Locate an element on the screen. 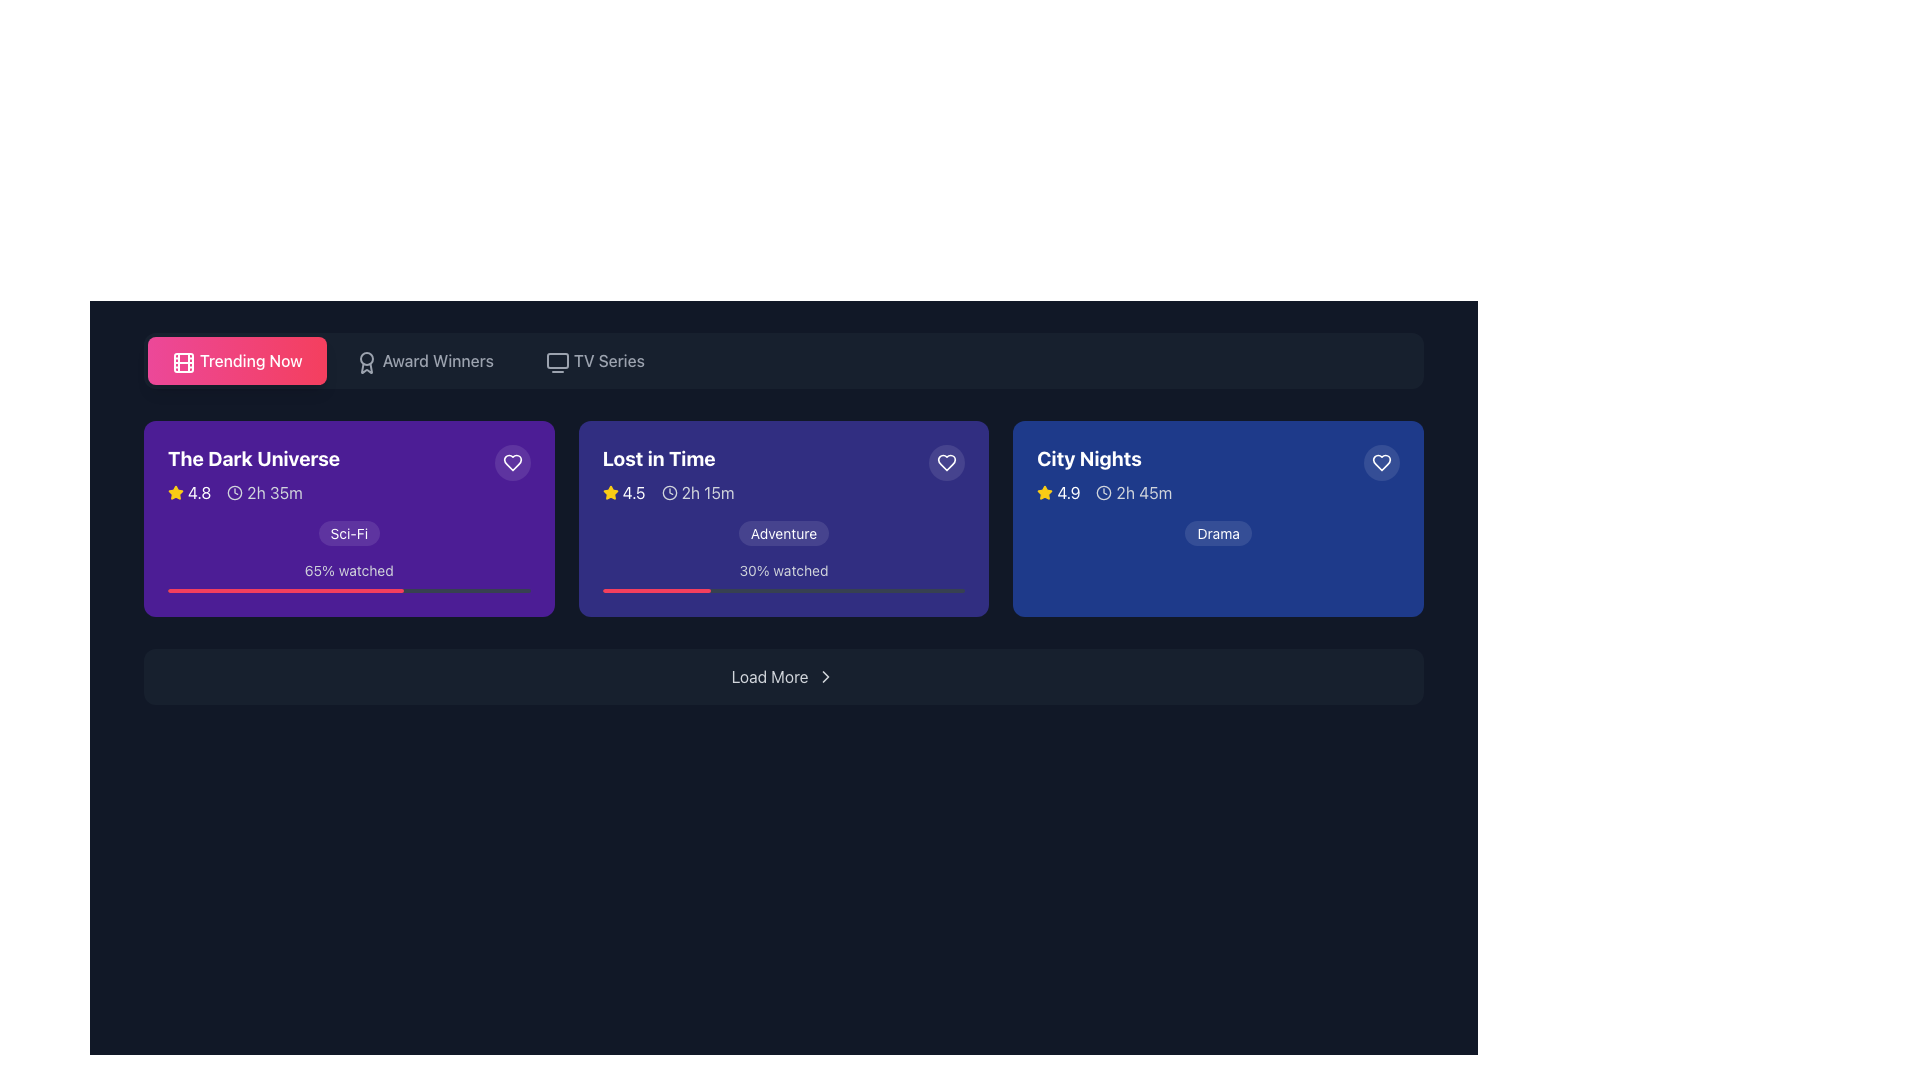 Image resolution: width=1920 pixels, height=1080 pixels. the static text displaying '2h 45m', which is light gray and located in the rightmost card of a three-card grid layout, positioned near the top center of the card after a yellow star rating indicator is located at coordinates (1134, 493).